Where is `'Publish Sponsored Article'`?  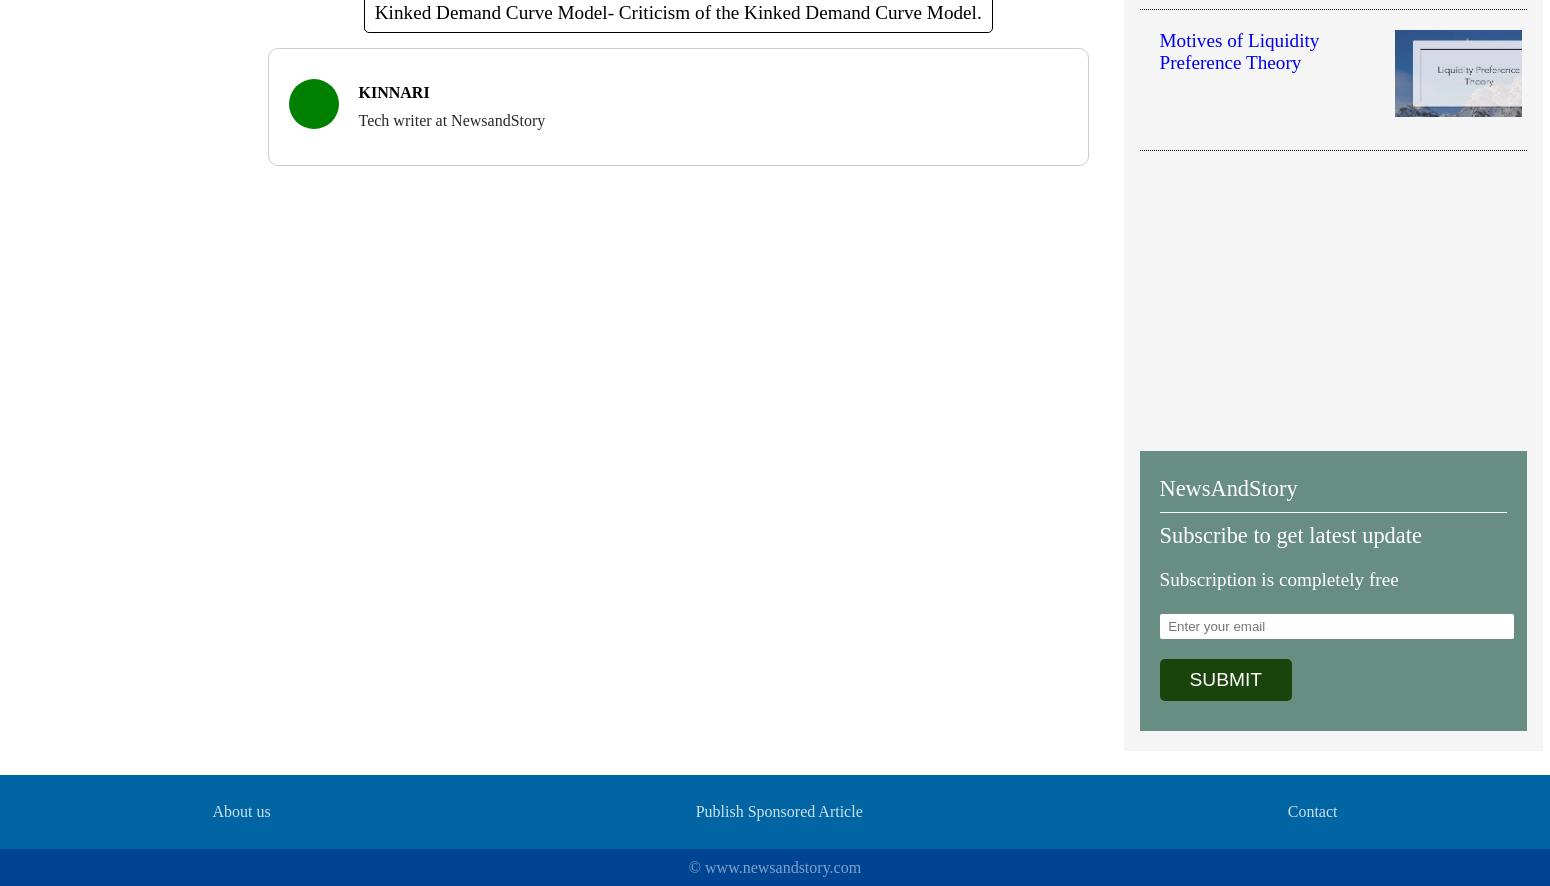
'Publish Sponsored Article' is located at coordinates (777, 811).